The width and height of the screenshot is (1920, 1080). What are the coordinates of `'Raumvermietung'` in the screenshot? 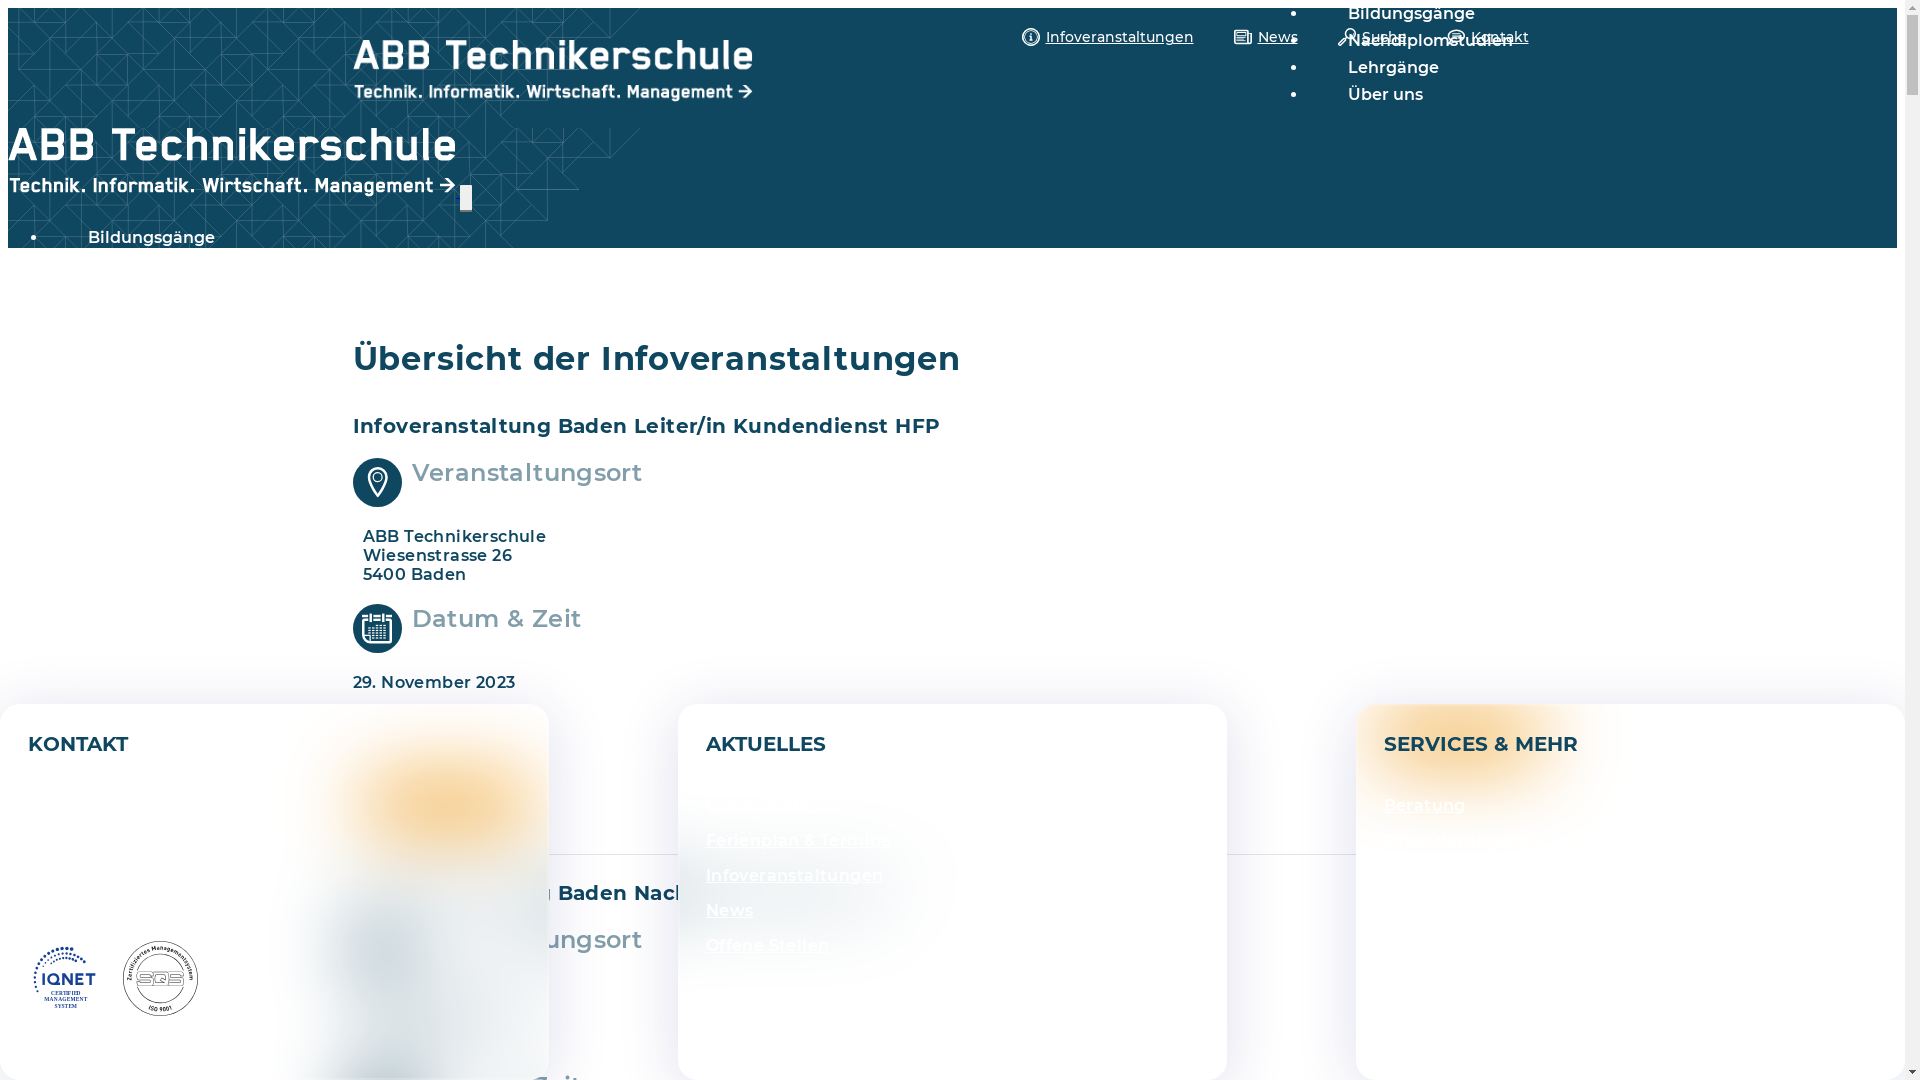 It's located at (1460, 910).